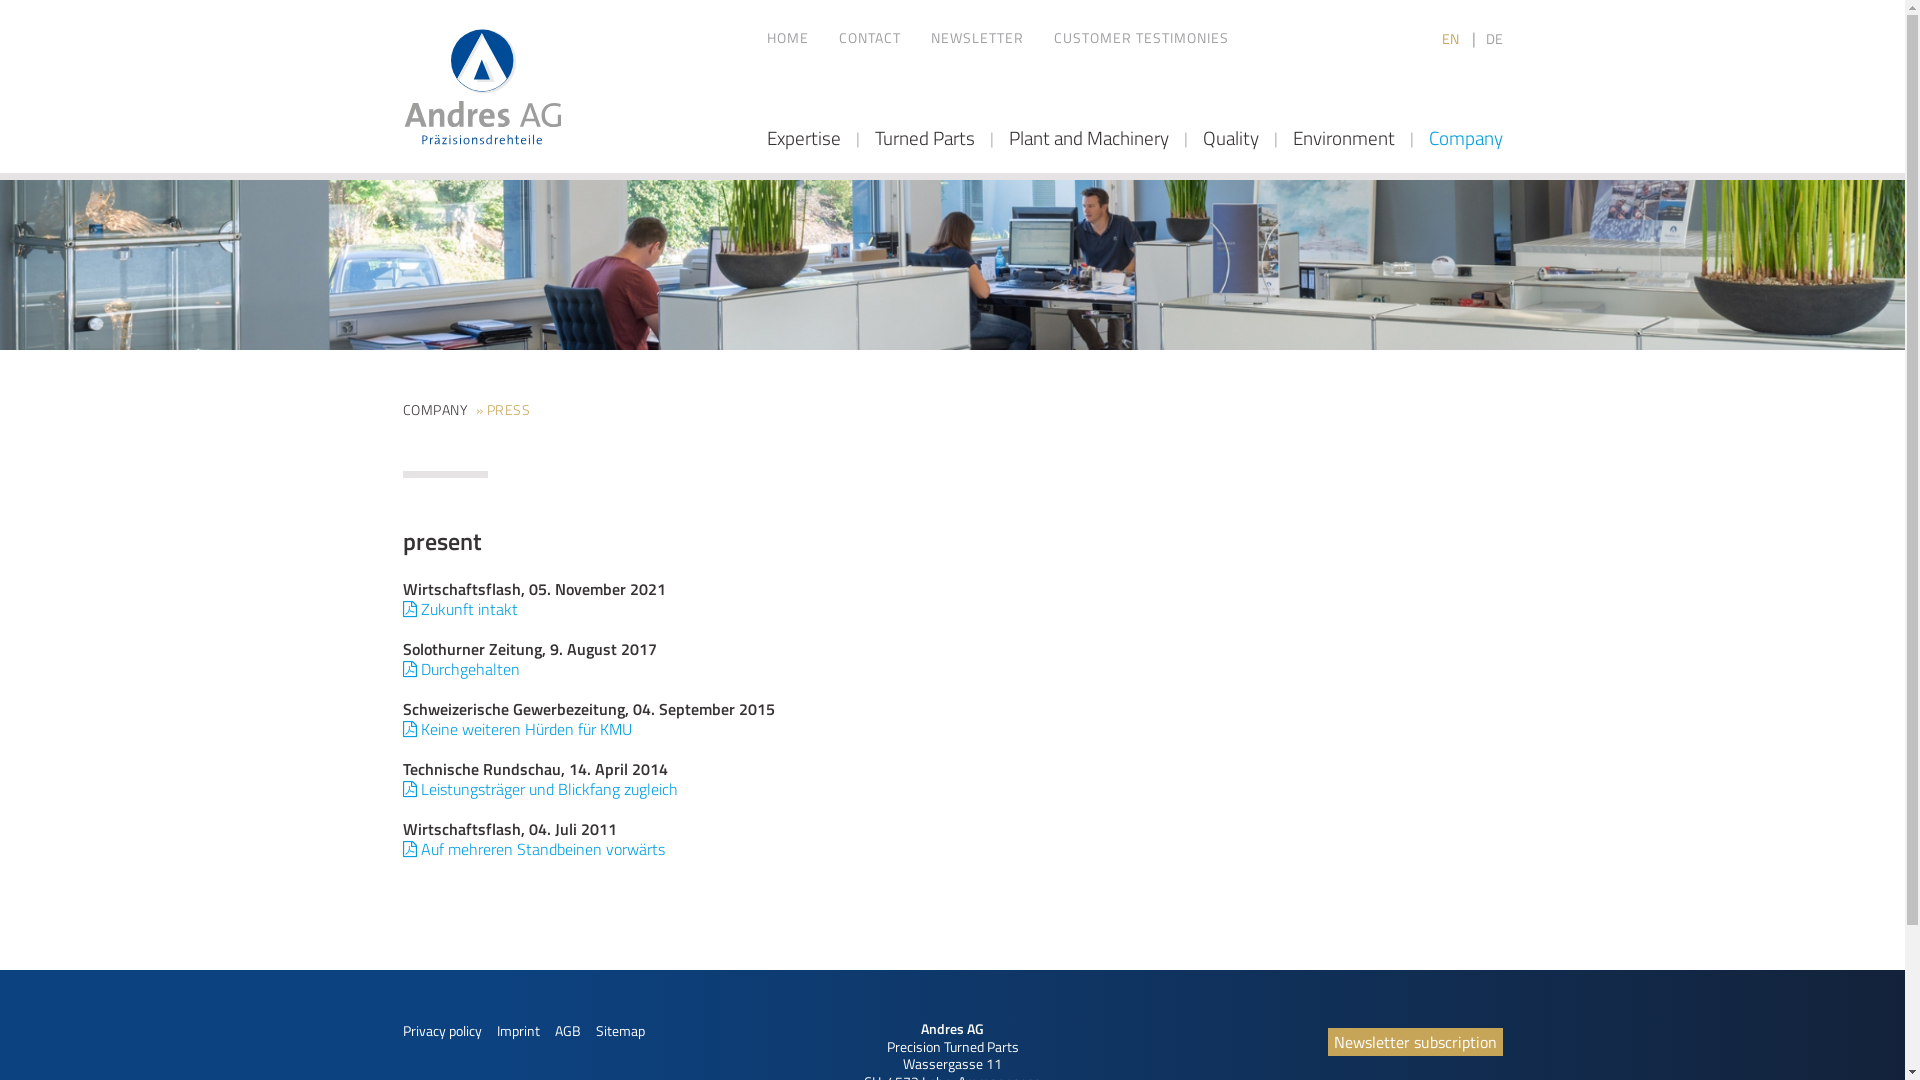 This screenshot has height=1080, width=1920. Describe the element at coordinates (401, 668) in the screenshot. I see `'Durchgehalten'` at that location.